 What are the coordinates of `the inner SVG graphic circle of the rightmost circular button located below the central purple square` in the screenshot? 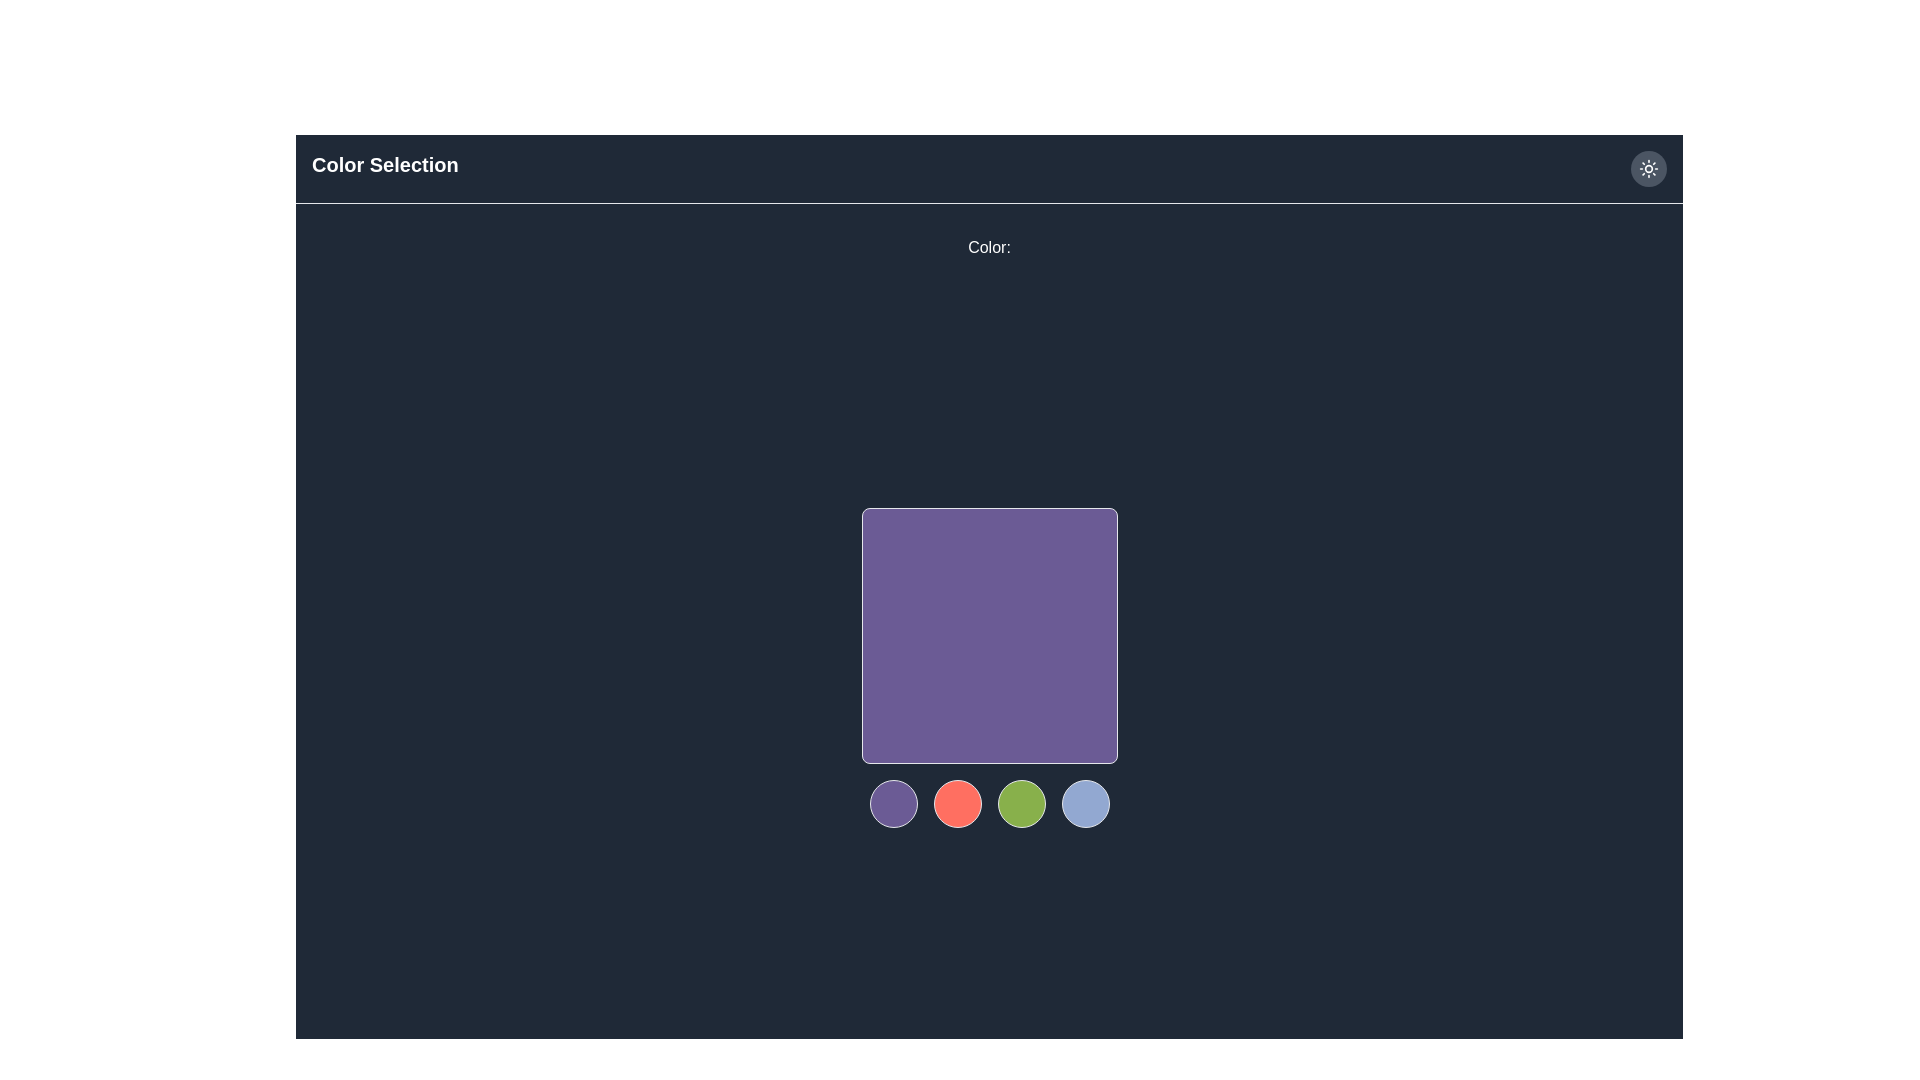 It's located at (1071, 802).